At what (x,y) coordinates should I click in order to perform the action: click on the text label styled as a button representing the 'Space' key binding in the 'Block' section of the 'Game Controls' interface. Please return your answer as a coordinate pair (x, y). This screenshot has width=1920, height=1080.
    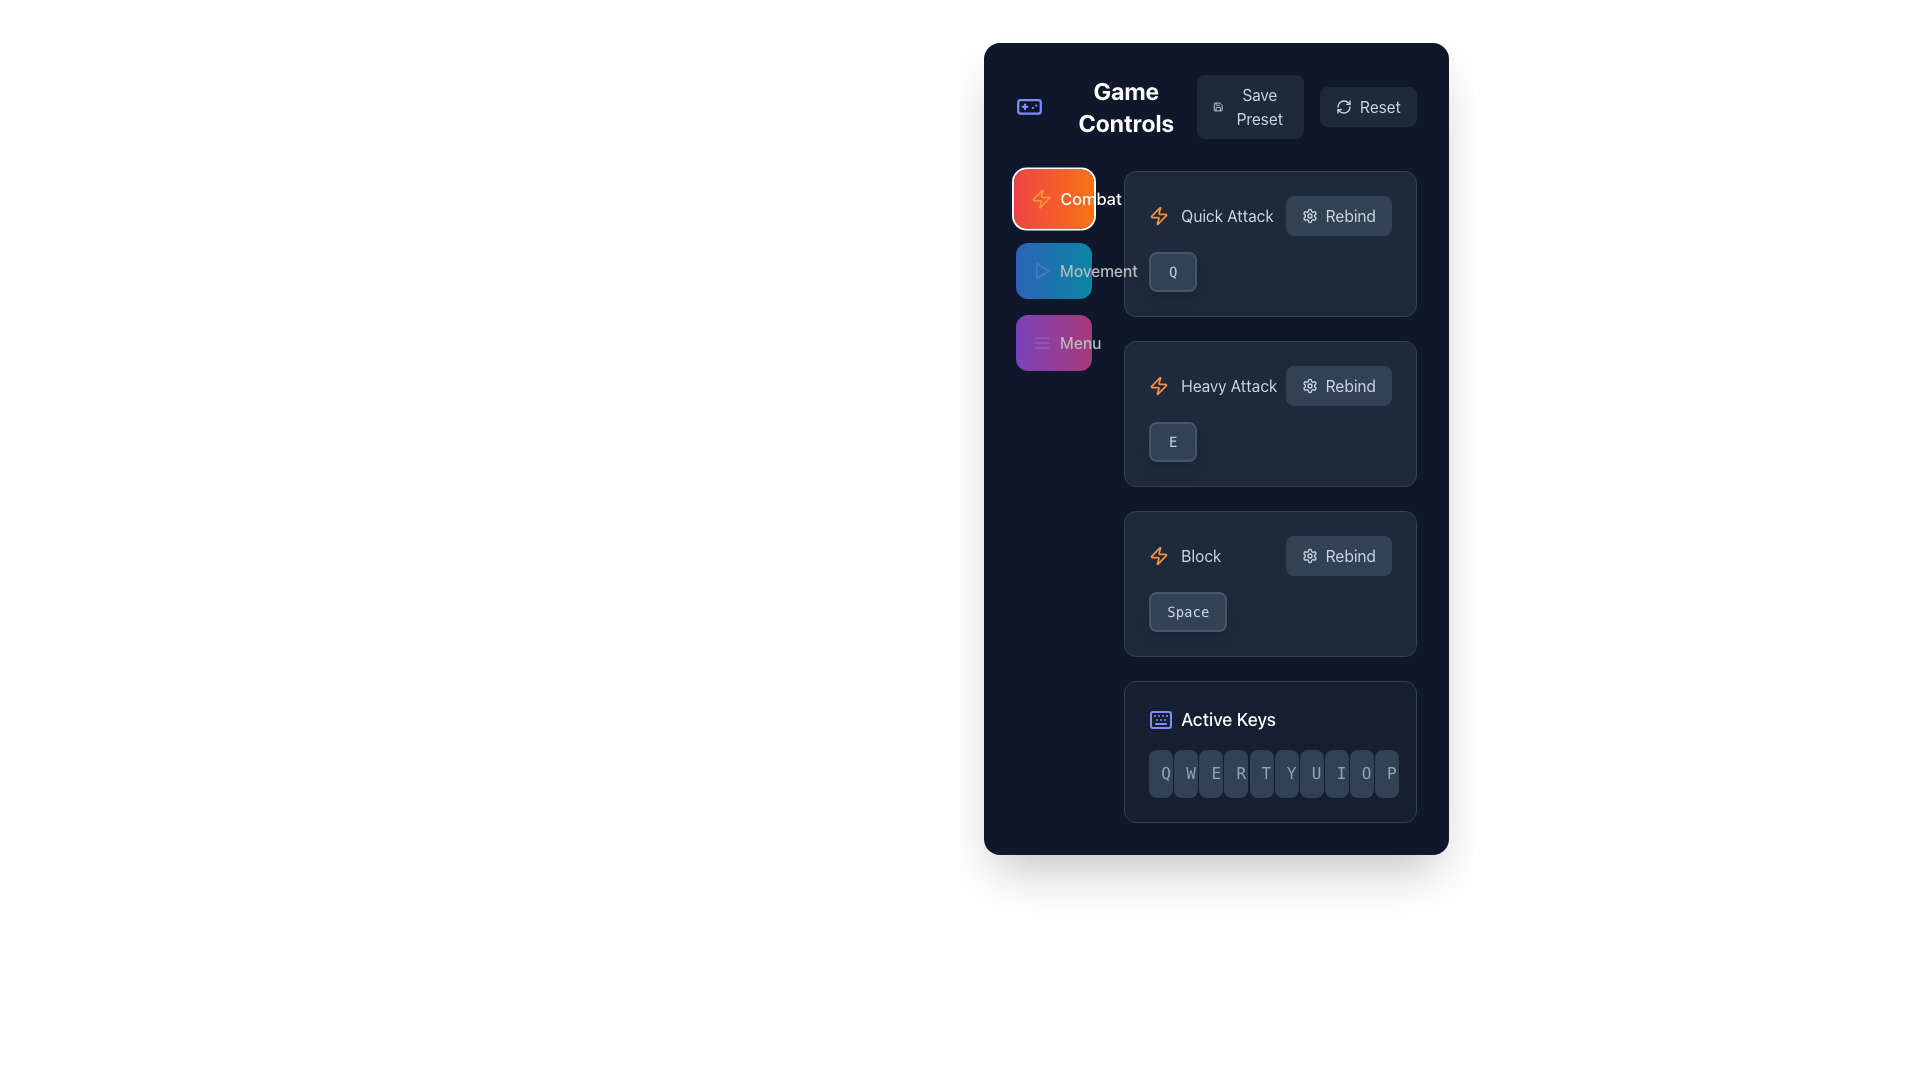
    Looking at the image, I should click on (1188, 611).